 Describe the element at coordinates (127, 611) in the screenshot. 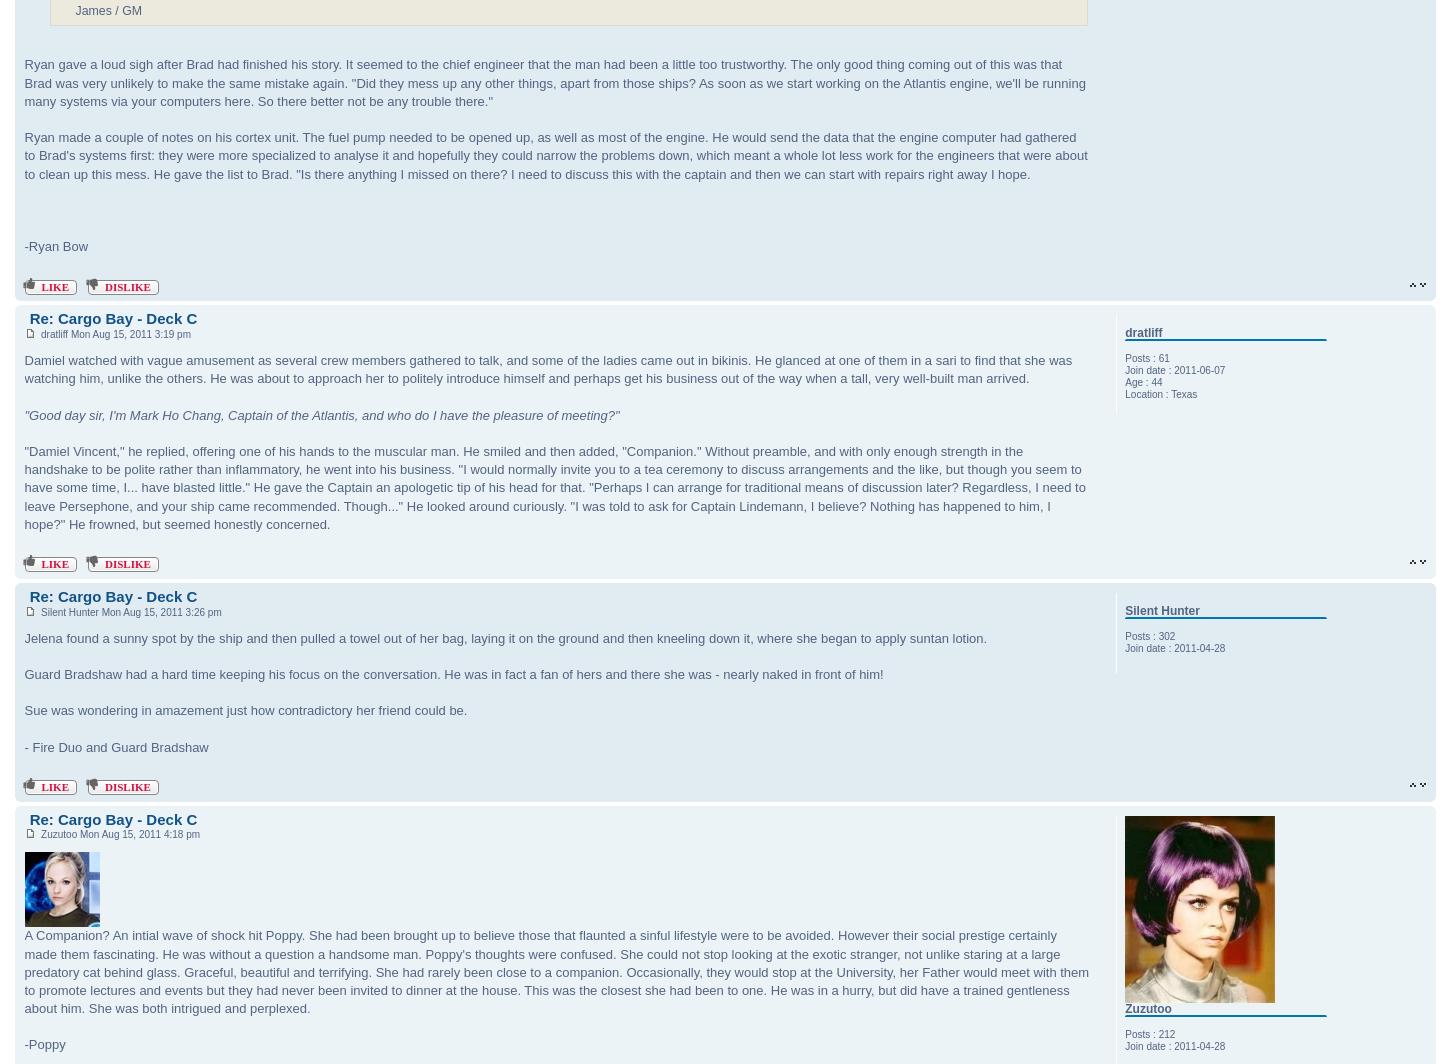

I see `'Silent Hunter Mon Aug 15, 2011 3:26 pm'` at that location.